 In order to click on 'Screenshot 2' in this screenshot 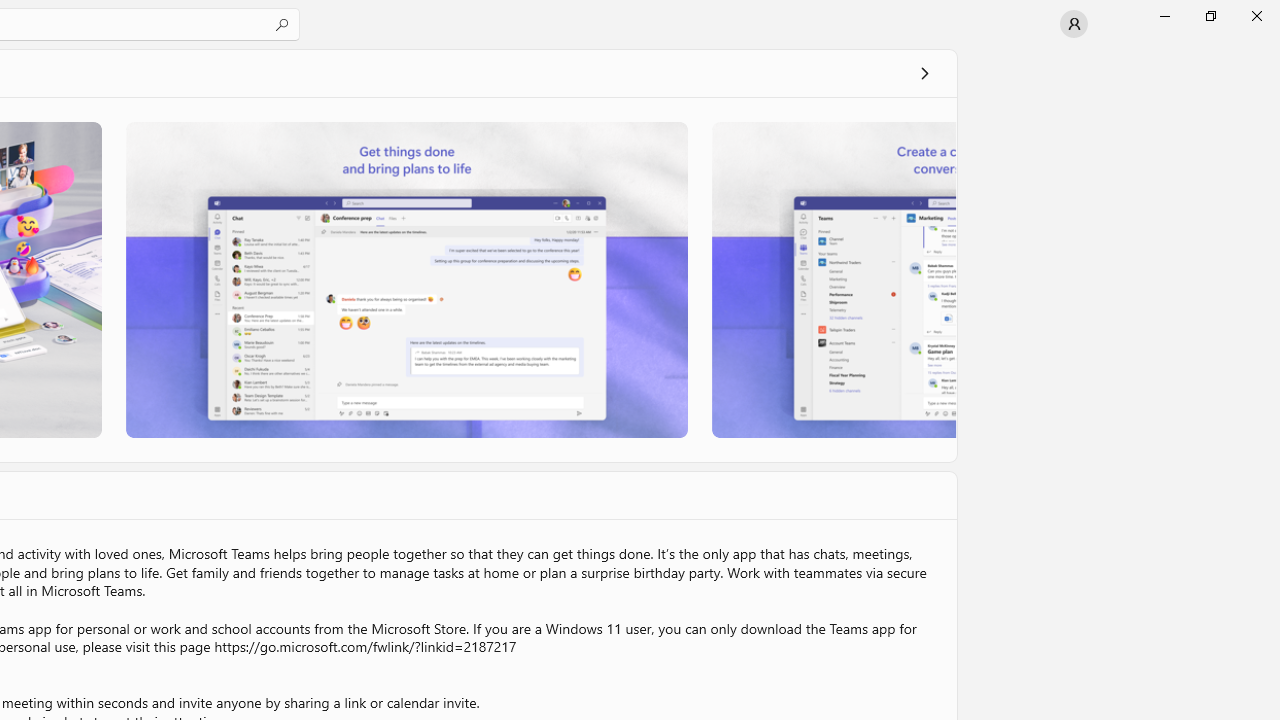, I will do `click(406, 279)`.